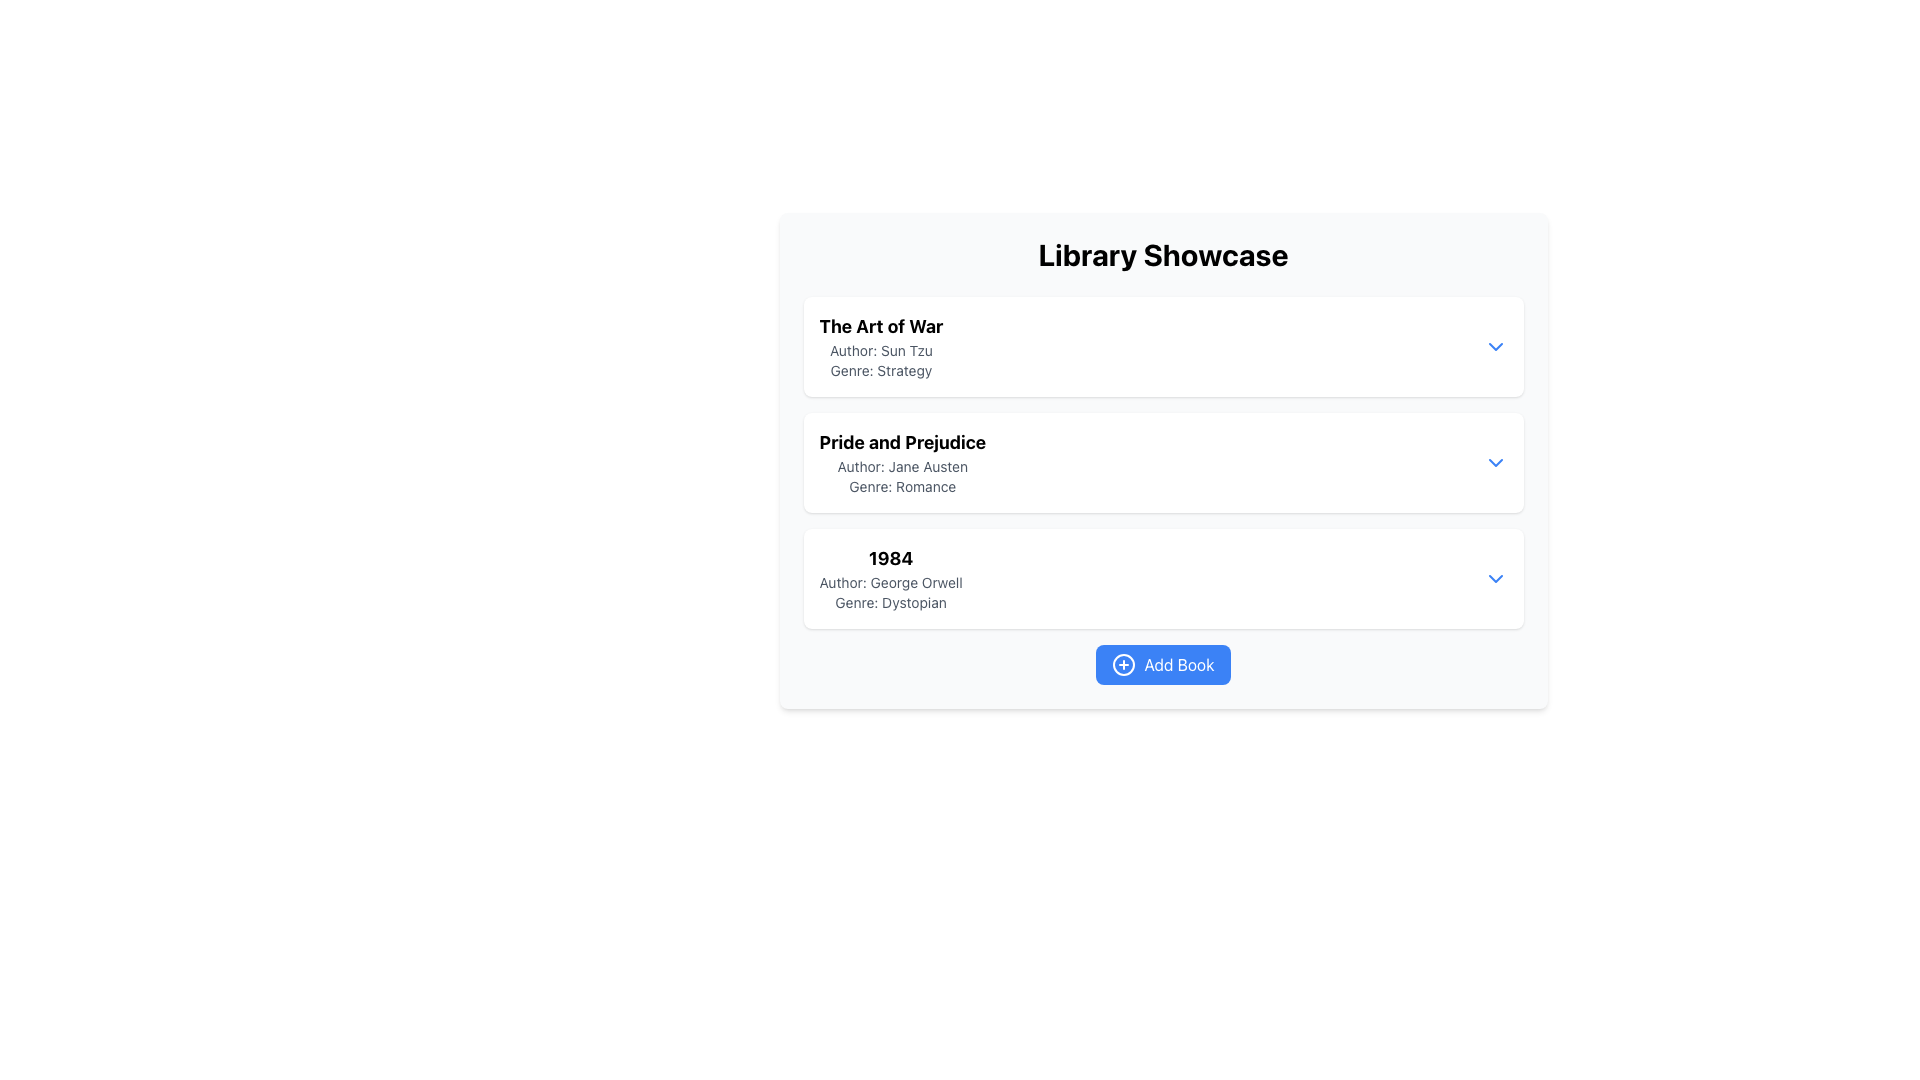 Image resolution: width=1920 pixels, height=1080 pixels. What do you see at coordinates (890, 582) in the screenshot?
I see `the Text label displaying the author's name for the book '1984', which is positioned below the title and above the genre descriptor 'Genre: Dystopian'` at bounding box center [890, 582].